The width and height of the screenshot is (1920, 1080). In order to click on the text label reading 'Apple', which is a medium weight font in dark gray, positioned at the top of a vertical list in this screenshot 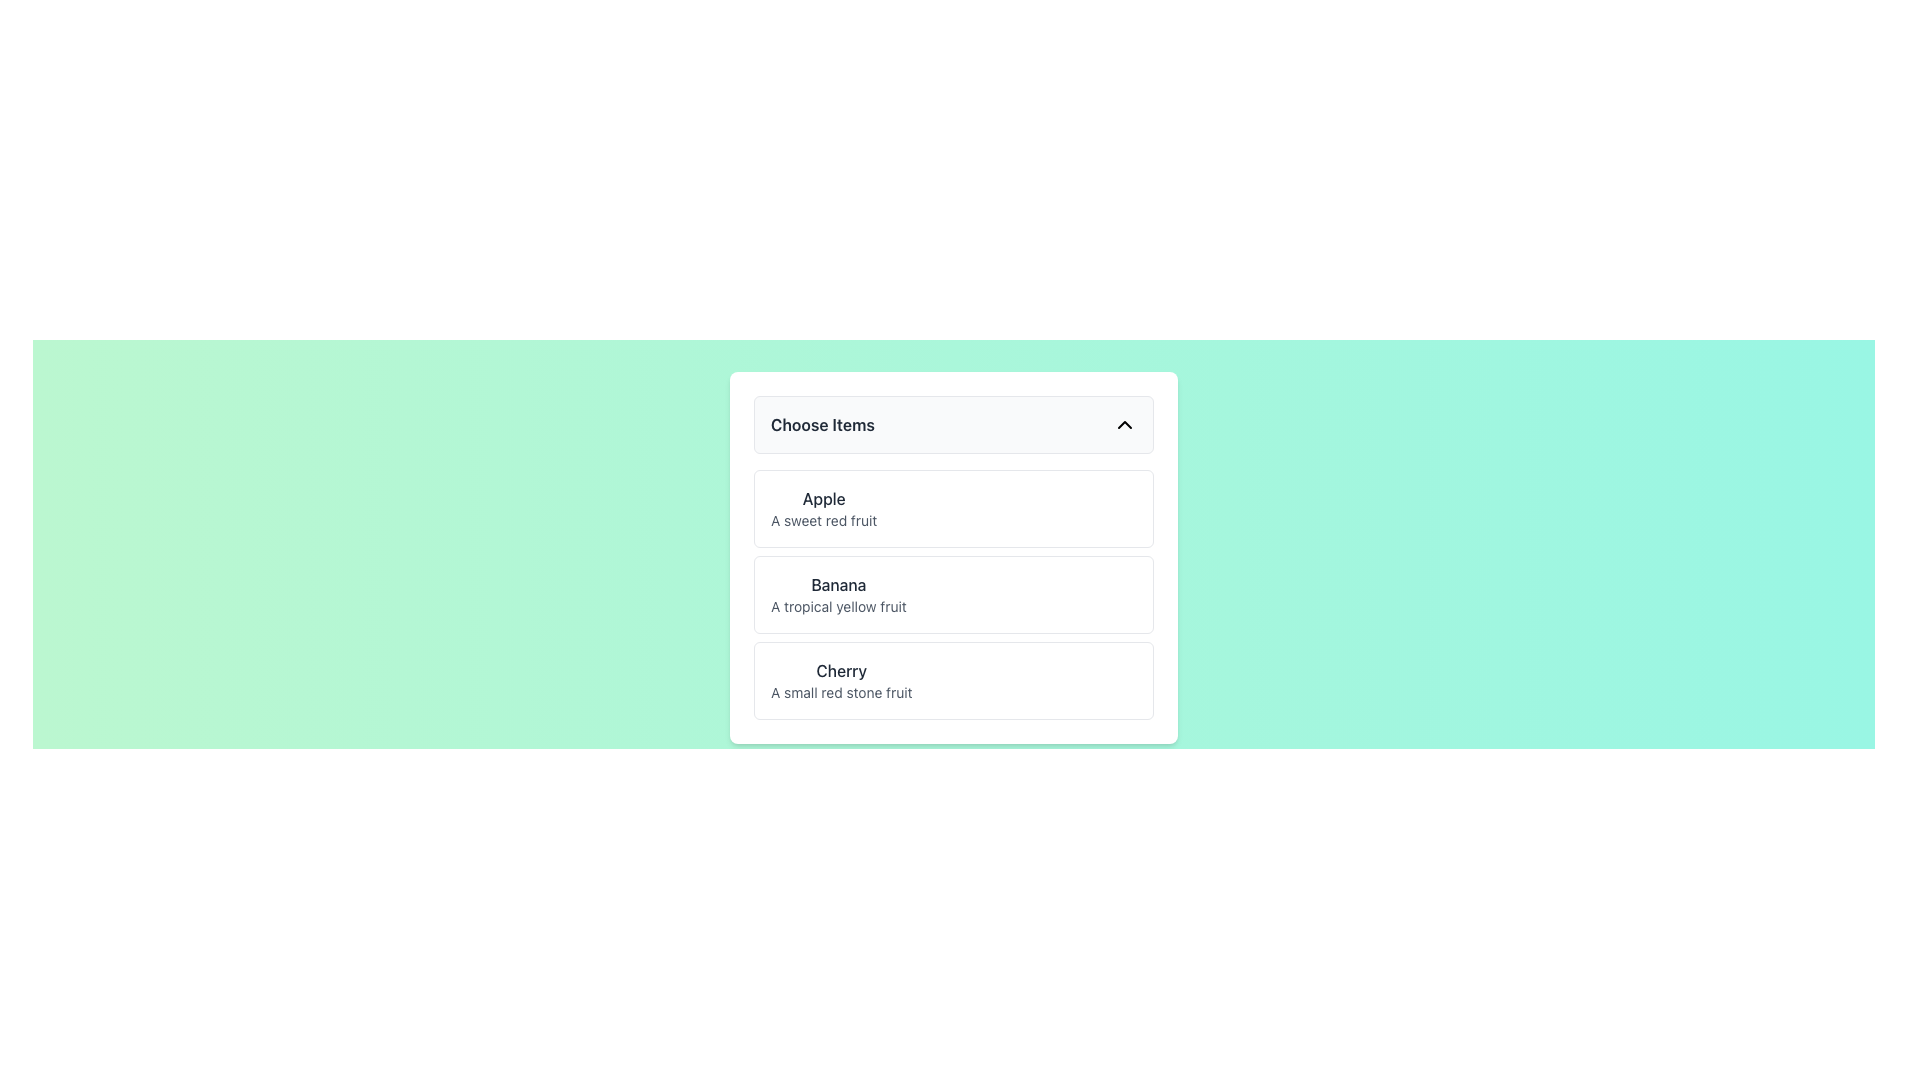, I will do `click(824, 497)`.